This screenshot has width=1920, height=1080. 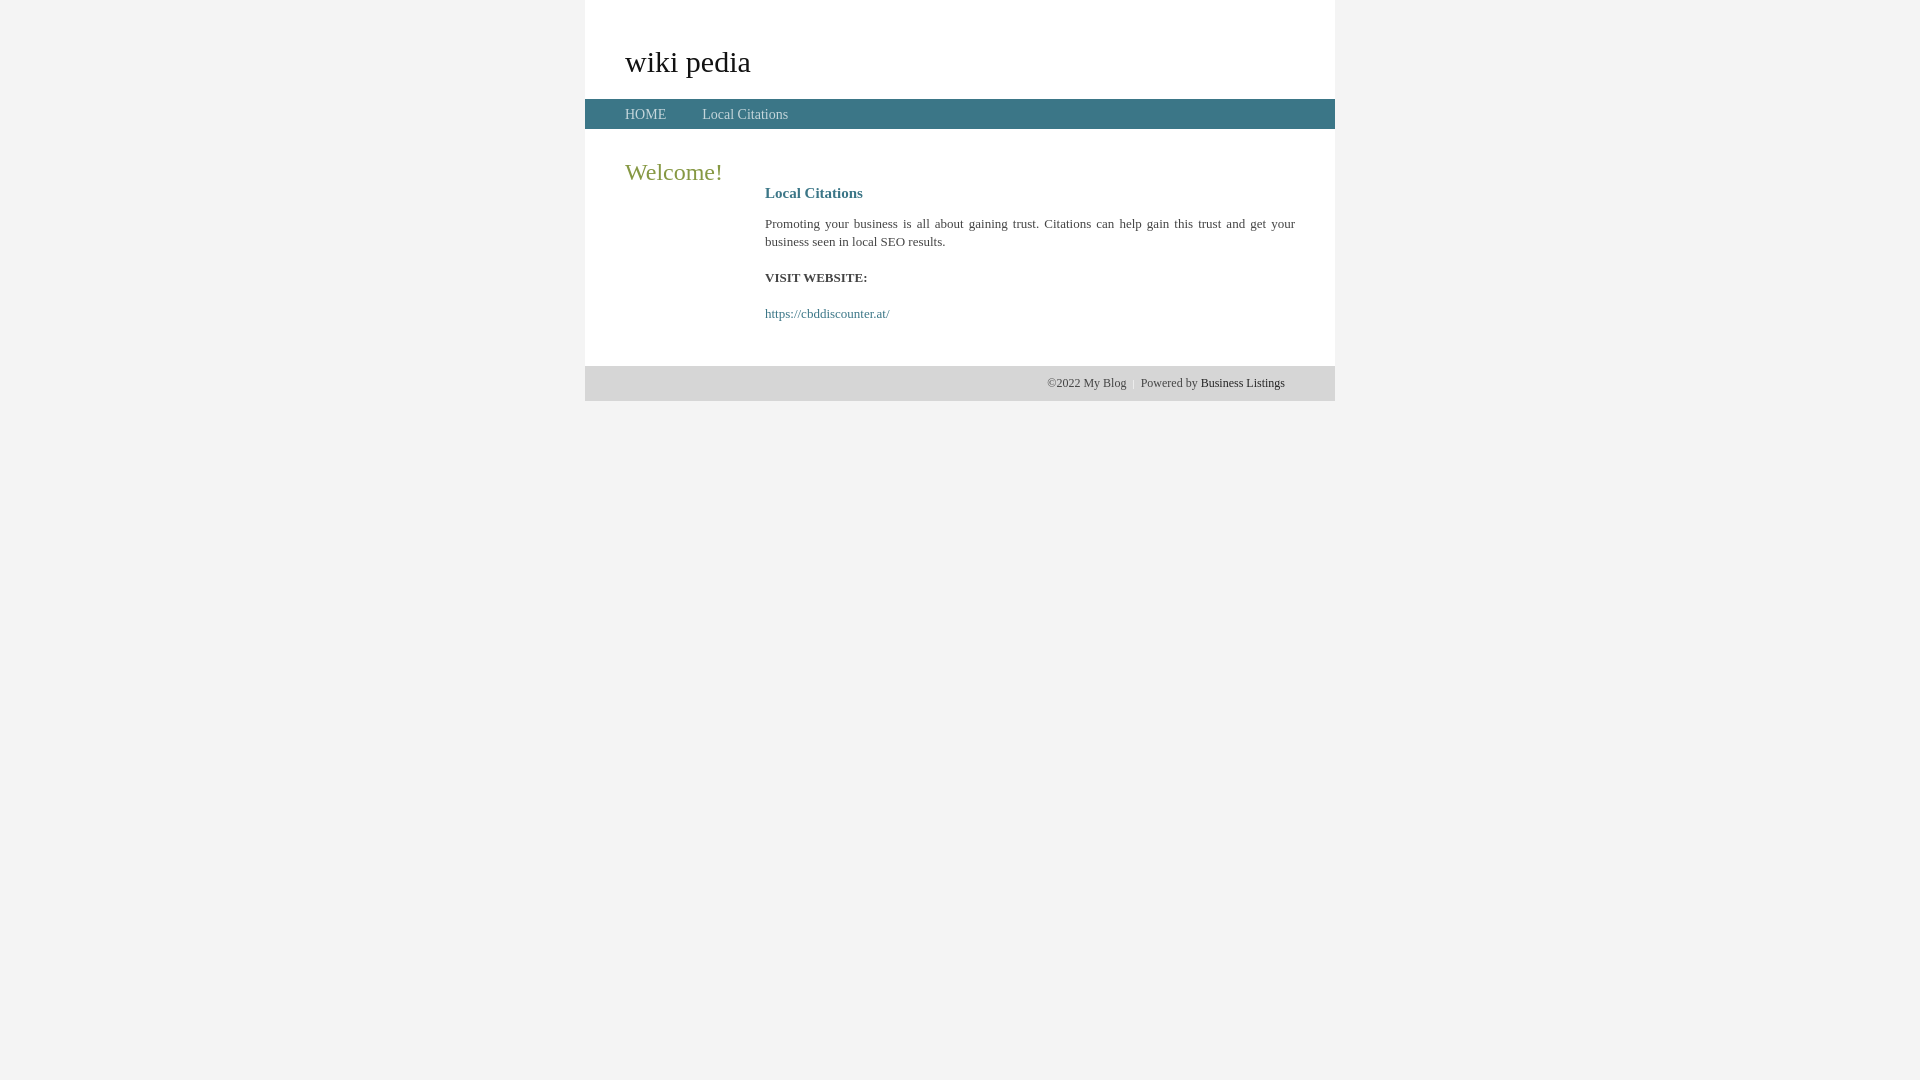 What do you see at coordinates (645, 114) in the screenshot?
I see `'HOME'` at bounding box center [645, 114].